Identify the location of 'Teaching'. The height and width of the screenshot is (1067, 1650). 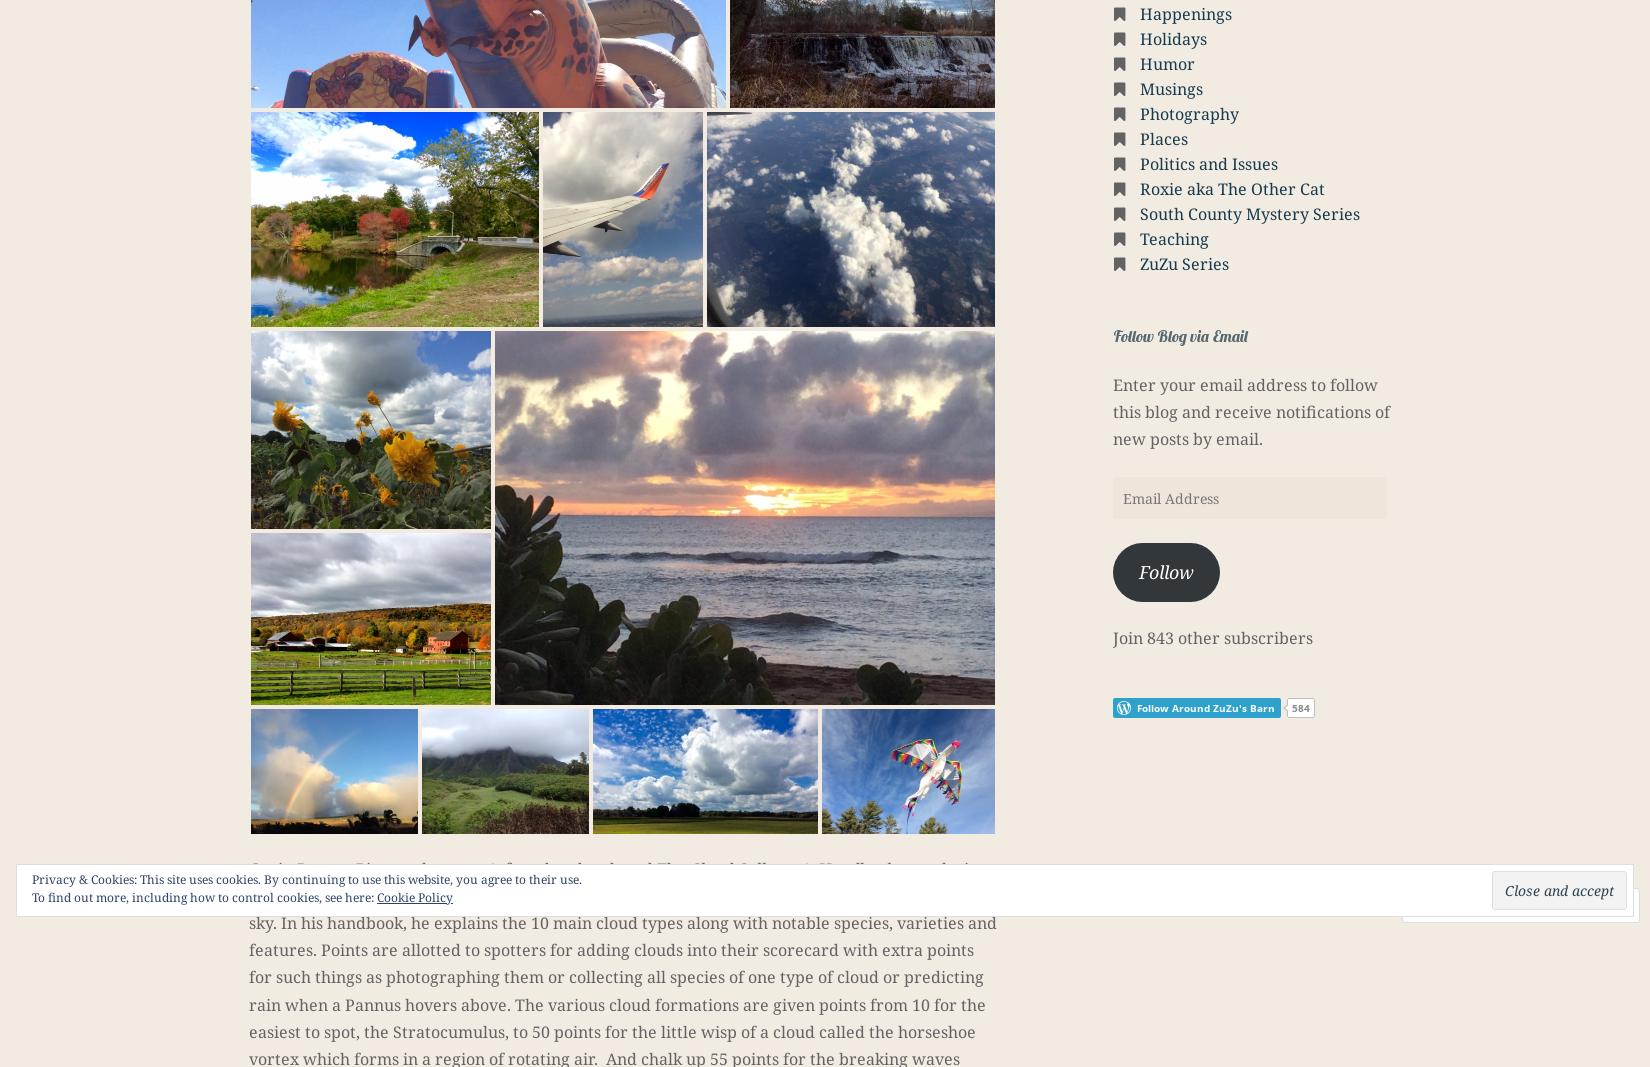
(1174, 239).